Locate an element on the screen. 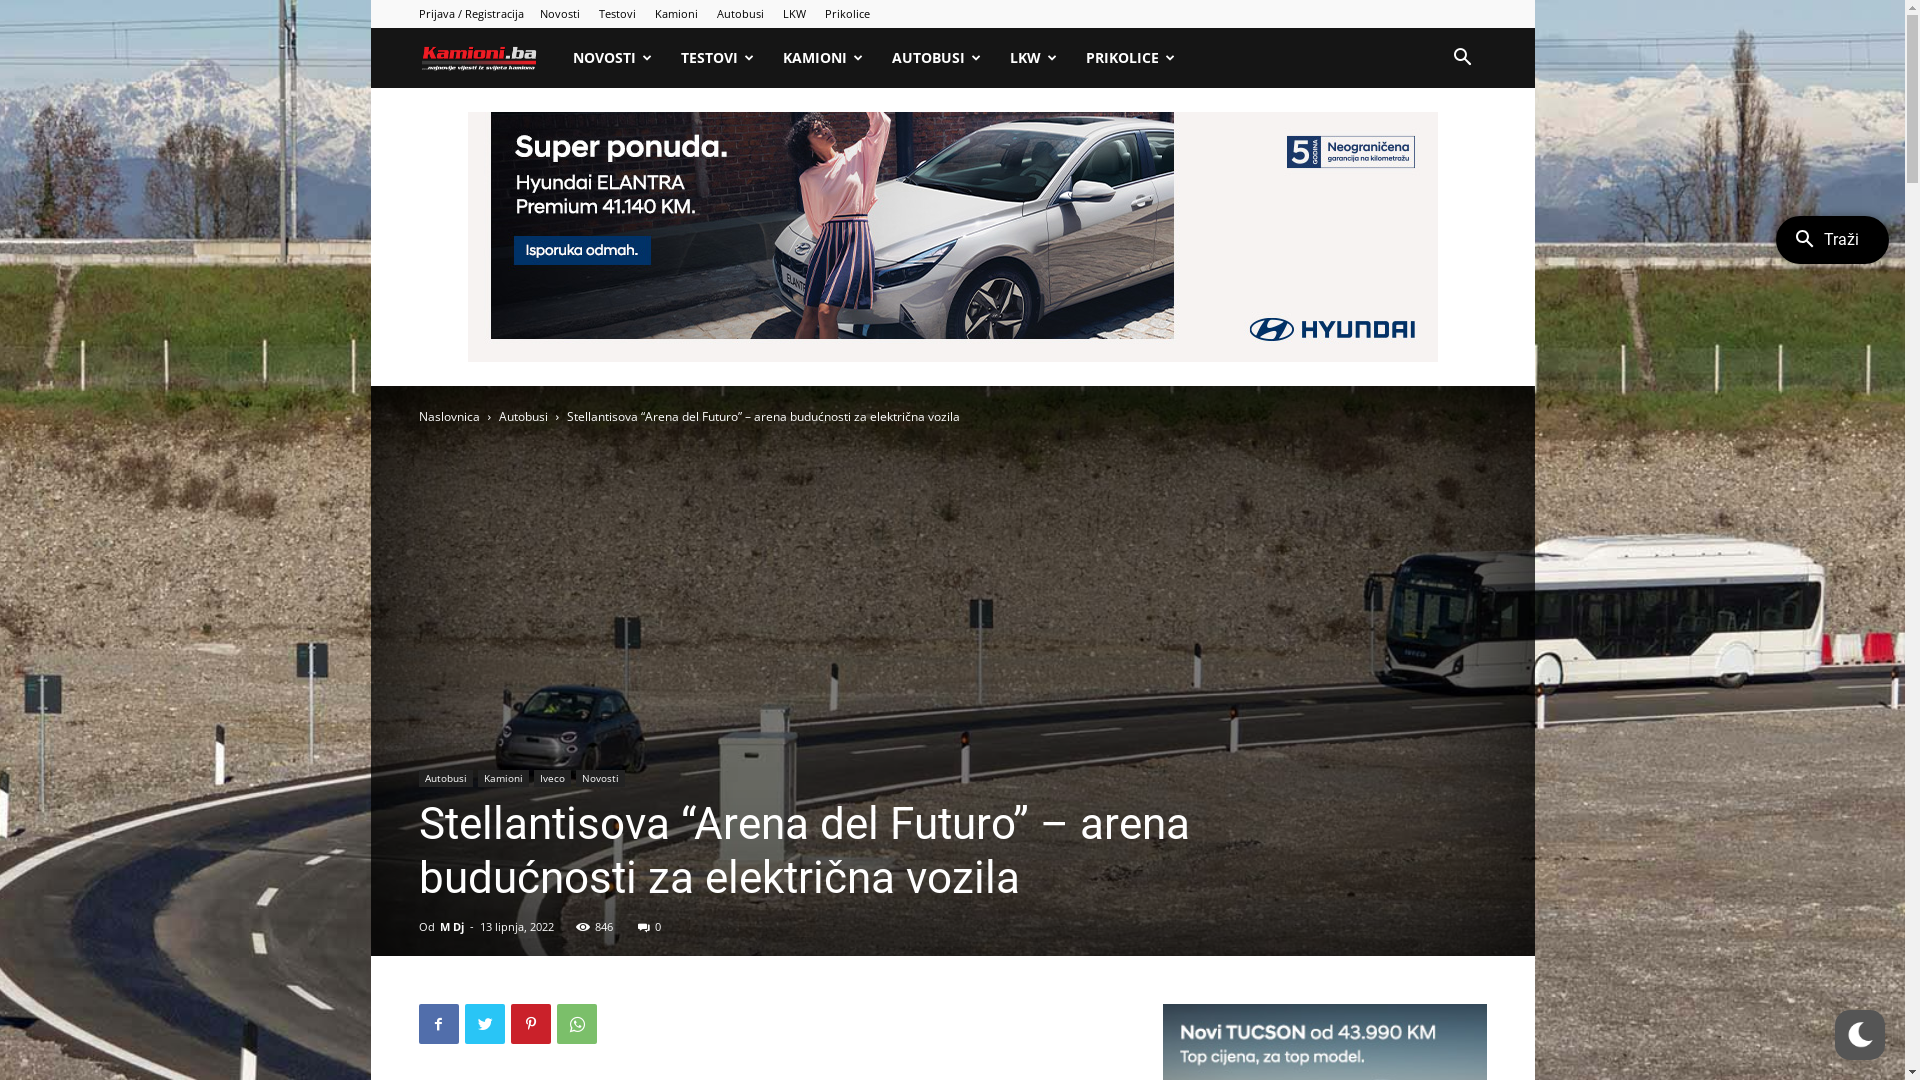  'Pinterest' is located at coordinates (529, 1023).